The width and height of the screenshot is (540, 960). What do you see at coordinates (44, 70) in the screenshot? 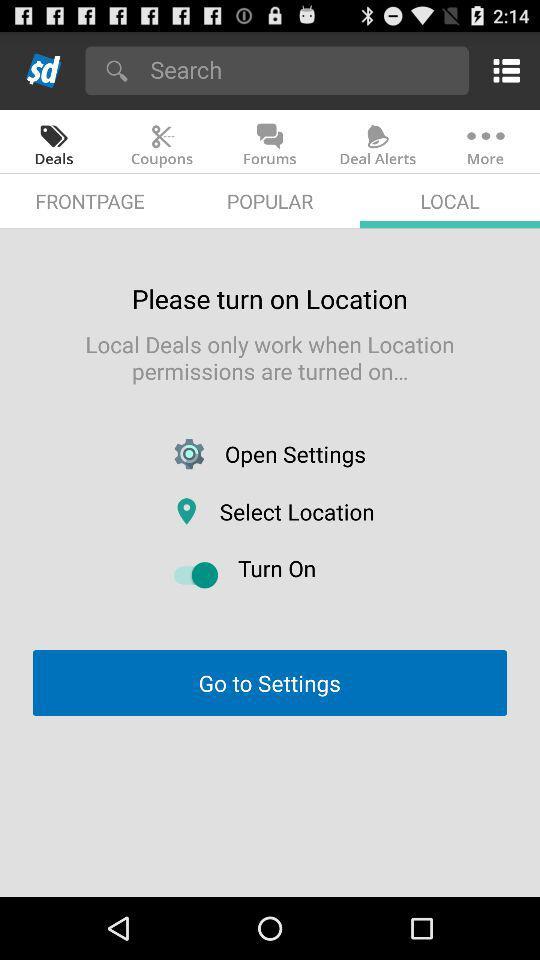
I see `home page` at bounding box center [44, 70].